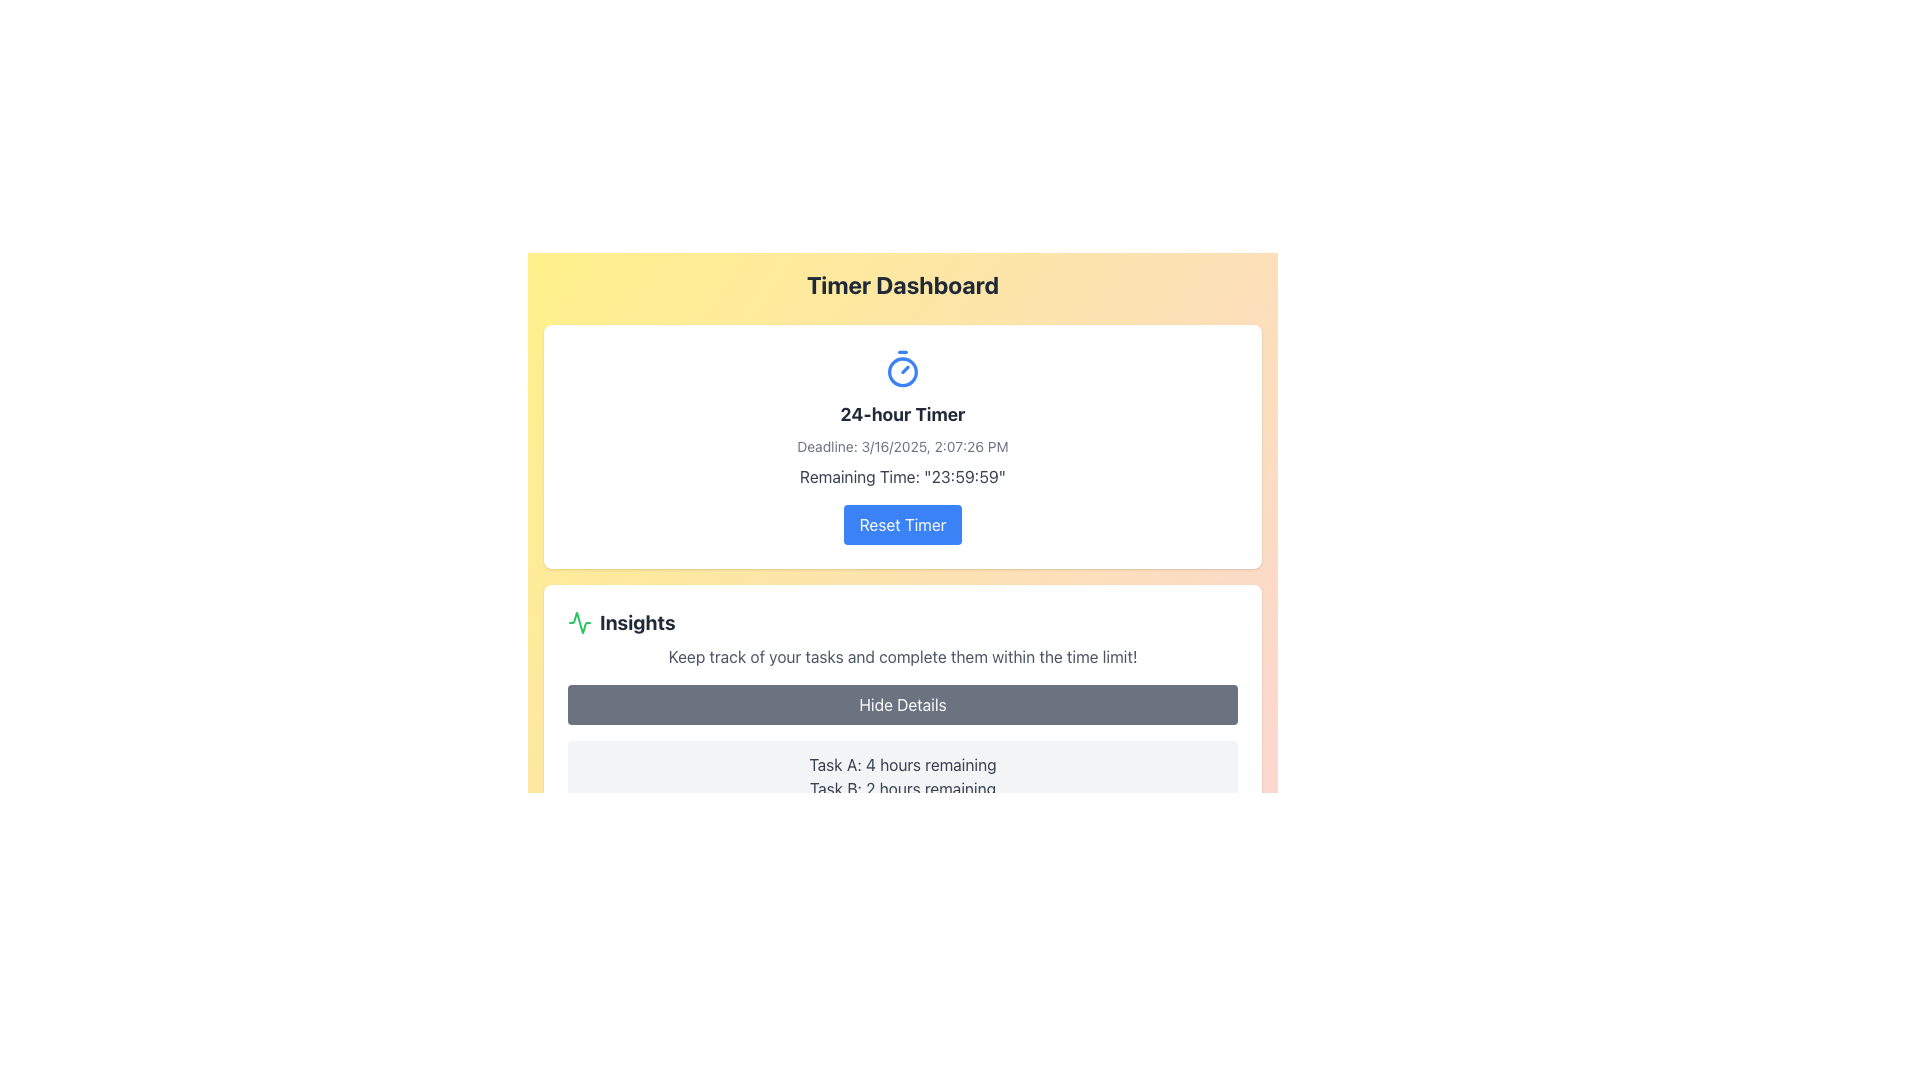 This screenshot has width=1920, height=1080. I want to click on text displayed in the 'Task A' text display element located below the 'Hide Details' button in the 'Insights' section, so click(901, 764).